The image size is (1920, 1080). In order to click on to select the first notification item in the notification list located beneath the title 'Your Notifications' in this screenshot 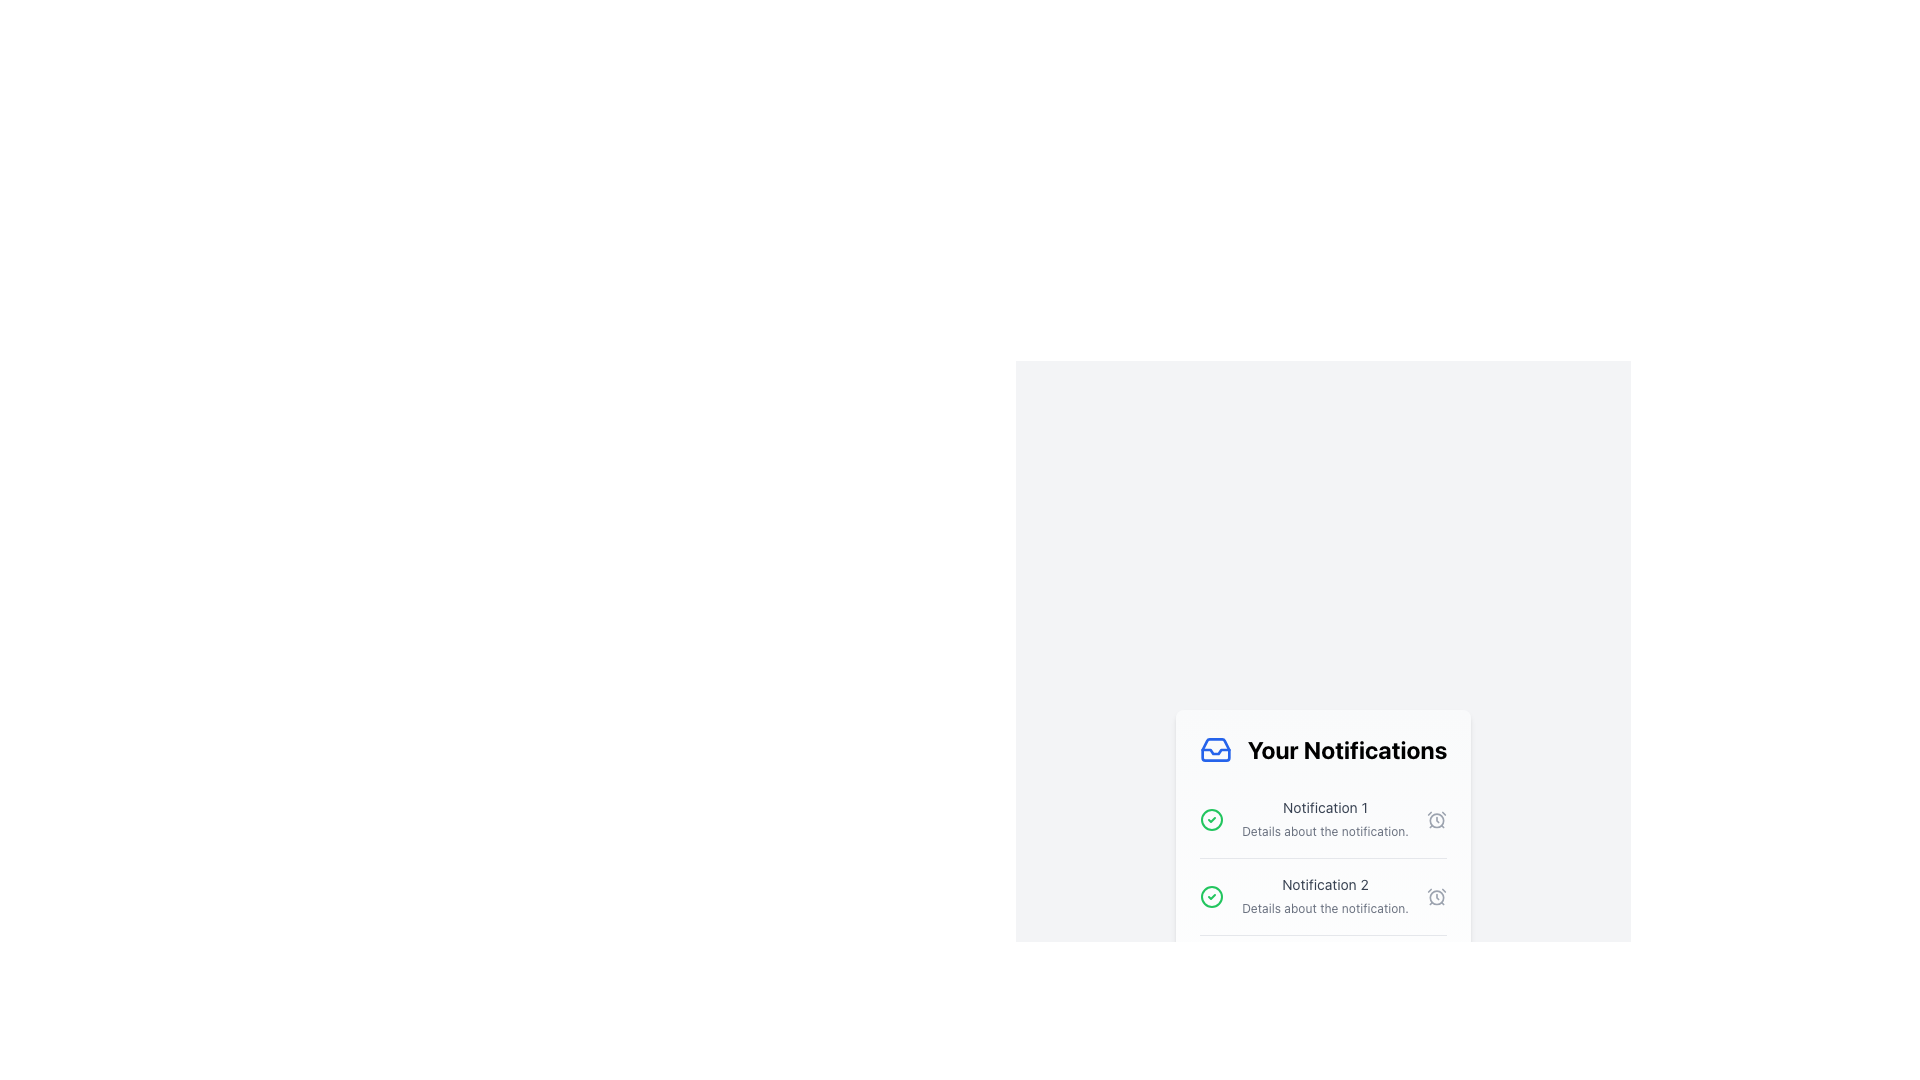, I will do `click(1323, 820)`.